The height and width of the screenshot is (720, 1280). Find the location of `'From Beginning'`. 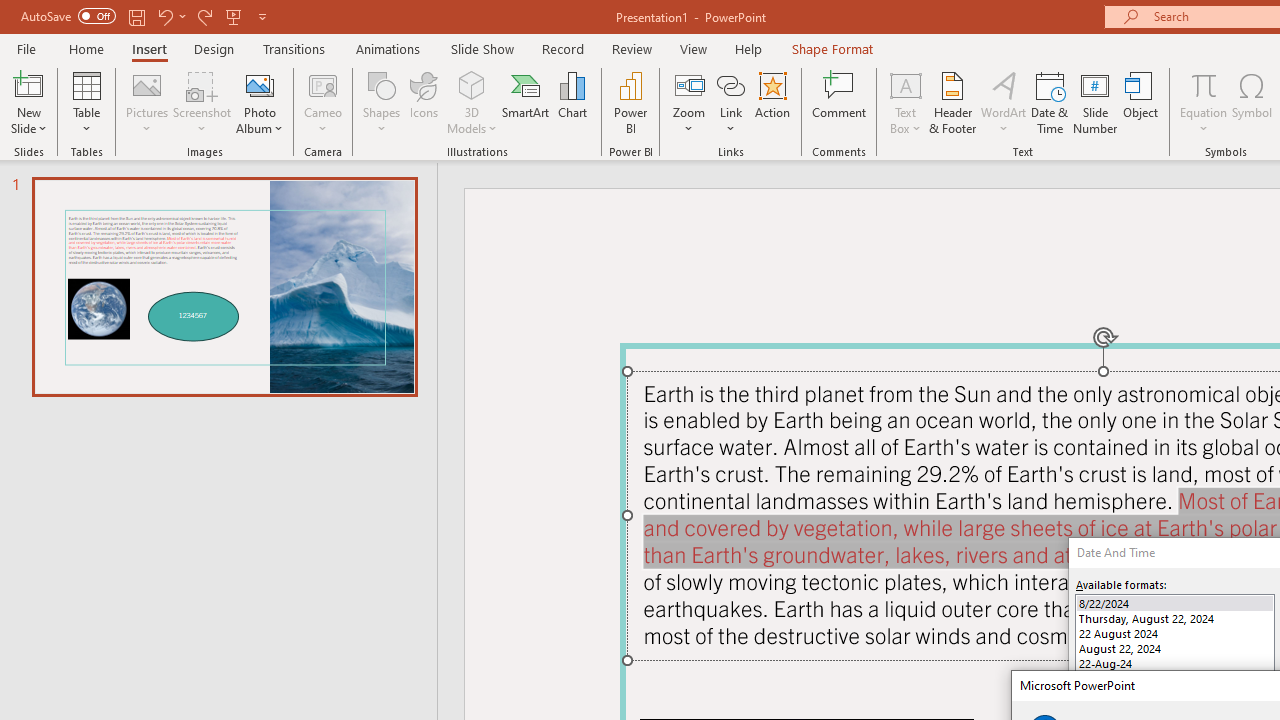

'From Beginning' is located at coordinates (234, 16).